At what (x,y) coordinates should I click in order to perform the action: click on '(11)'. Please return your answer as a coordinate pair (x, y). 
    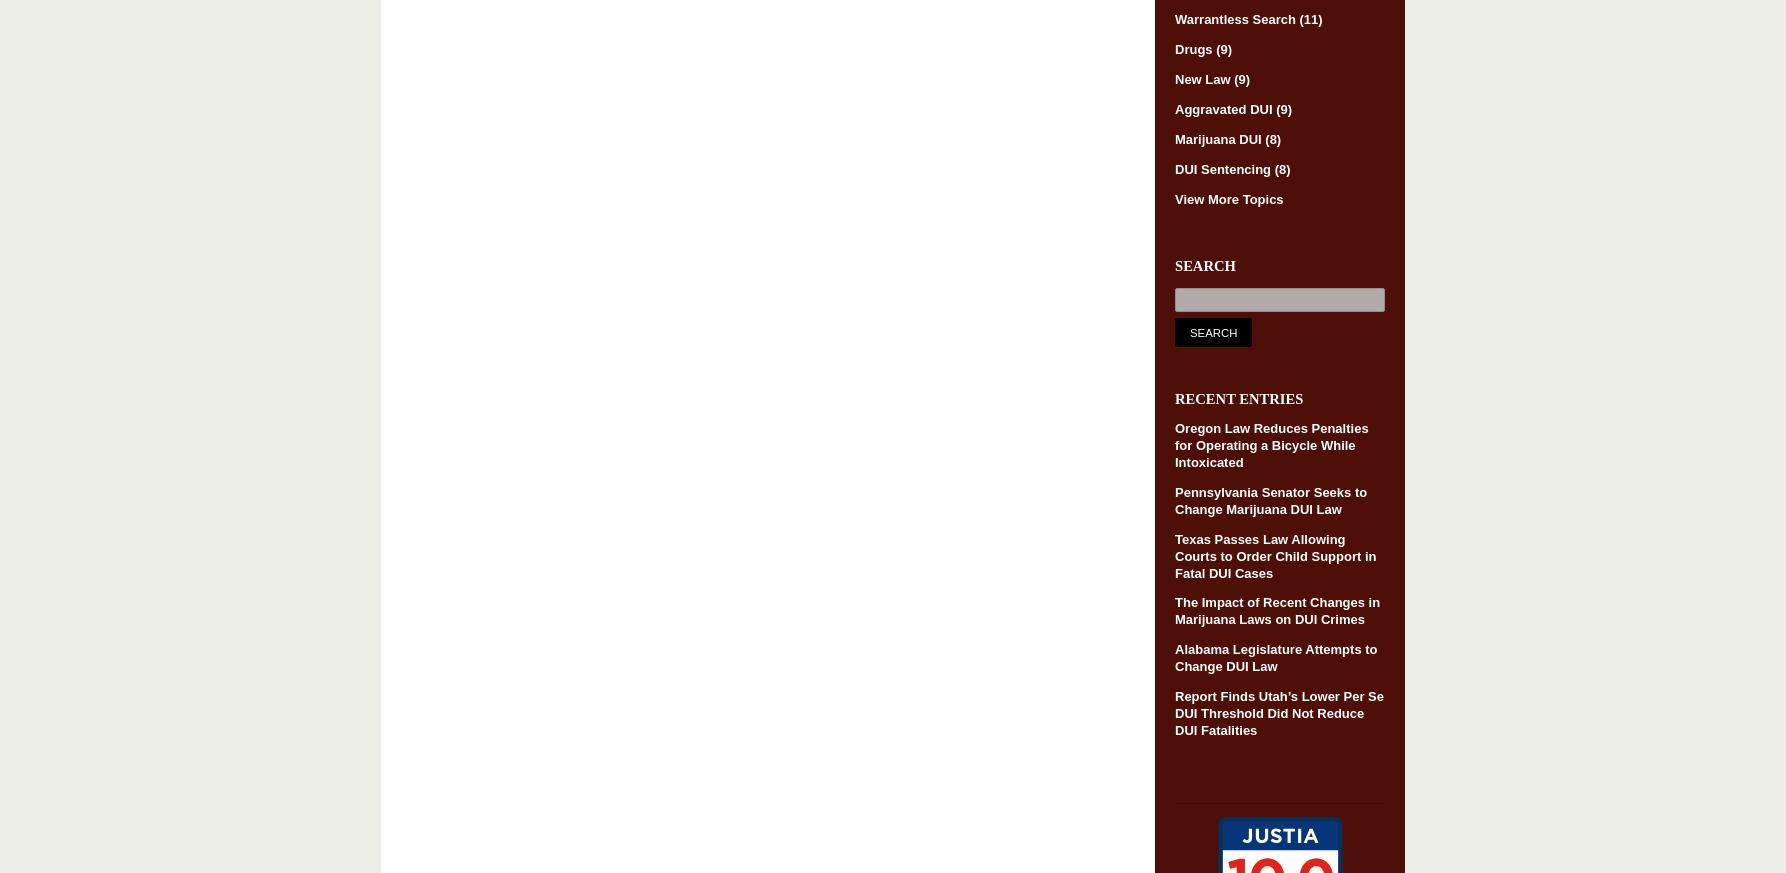
    Looking at the image, I should click on (1298, 18).